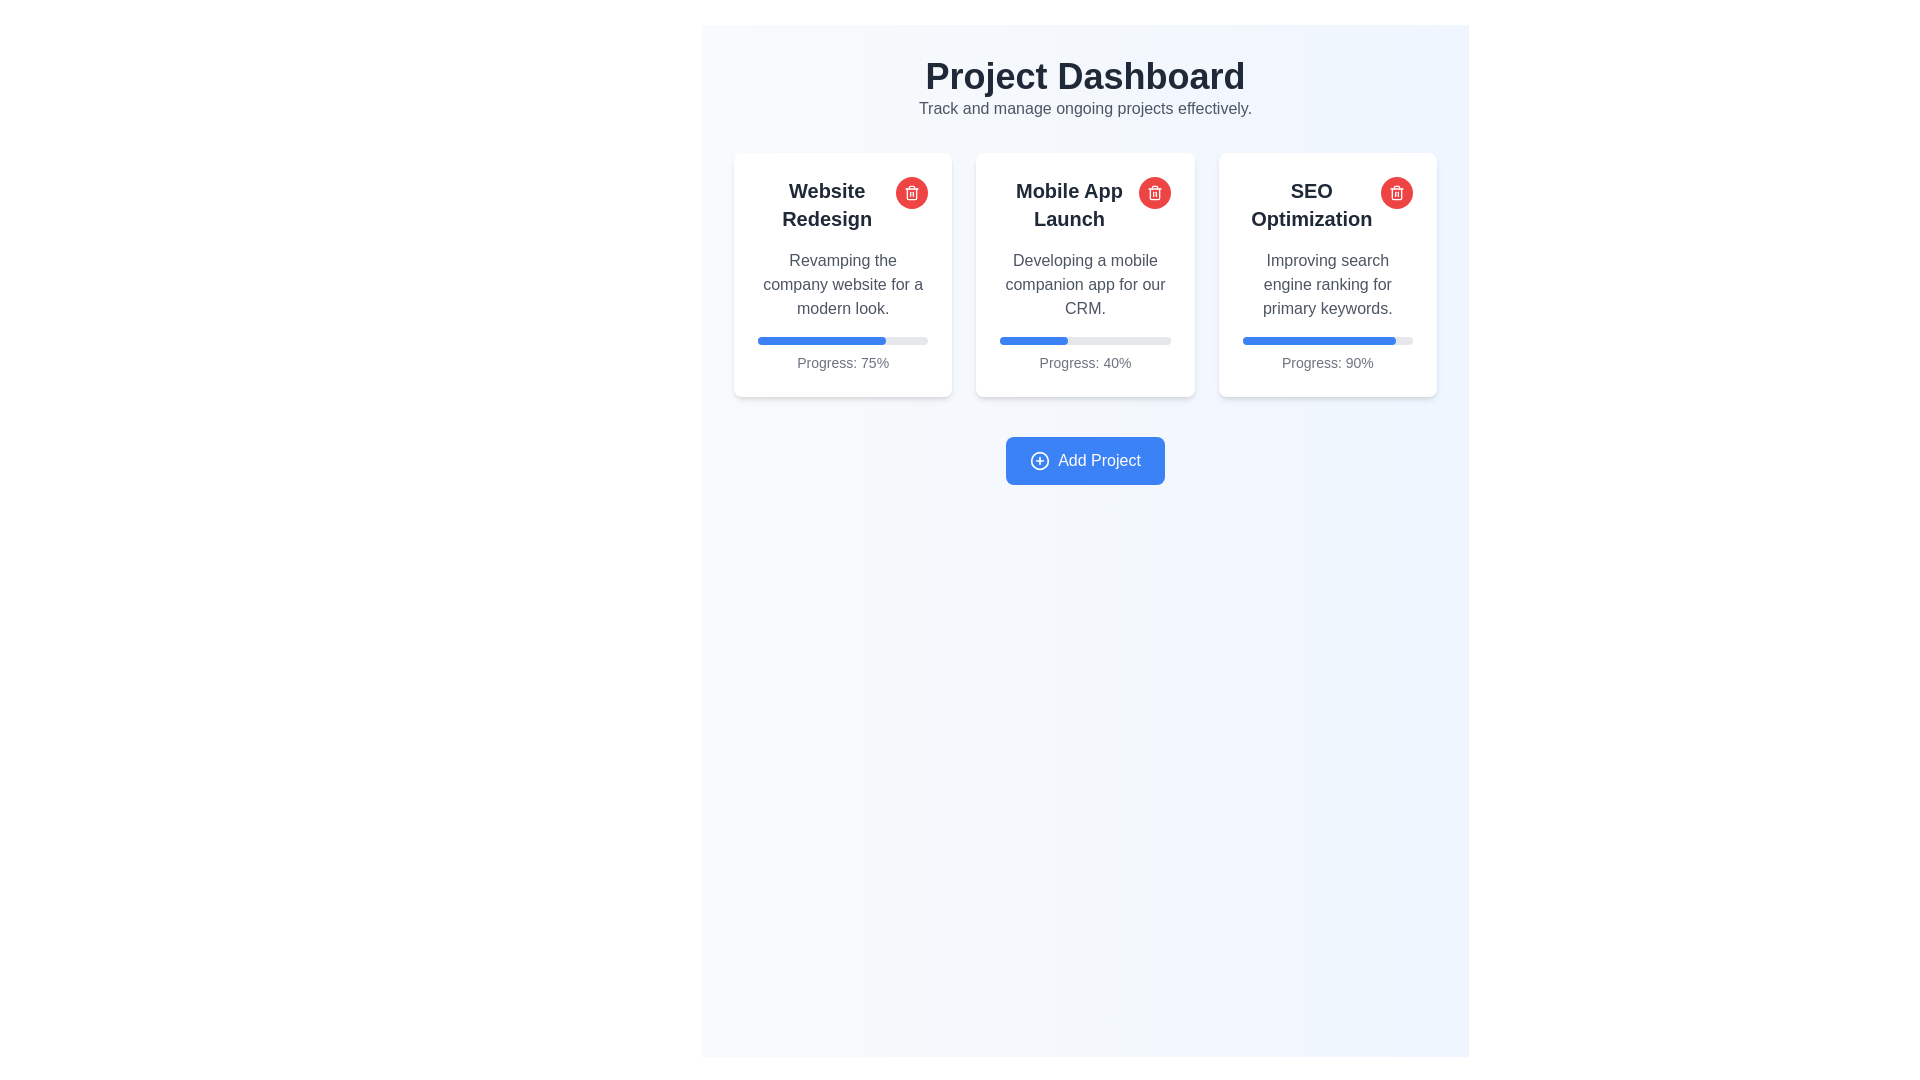  What do you see at coordinates (843, 285) in the screenshot?
I see `the Text Block that provides a description of the 'Website Redesign' project, located below the title and above the progress bar` at bounding box center [843, 285].